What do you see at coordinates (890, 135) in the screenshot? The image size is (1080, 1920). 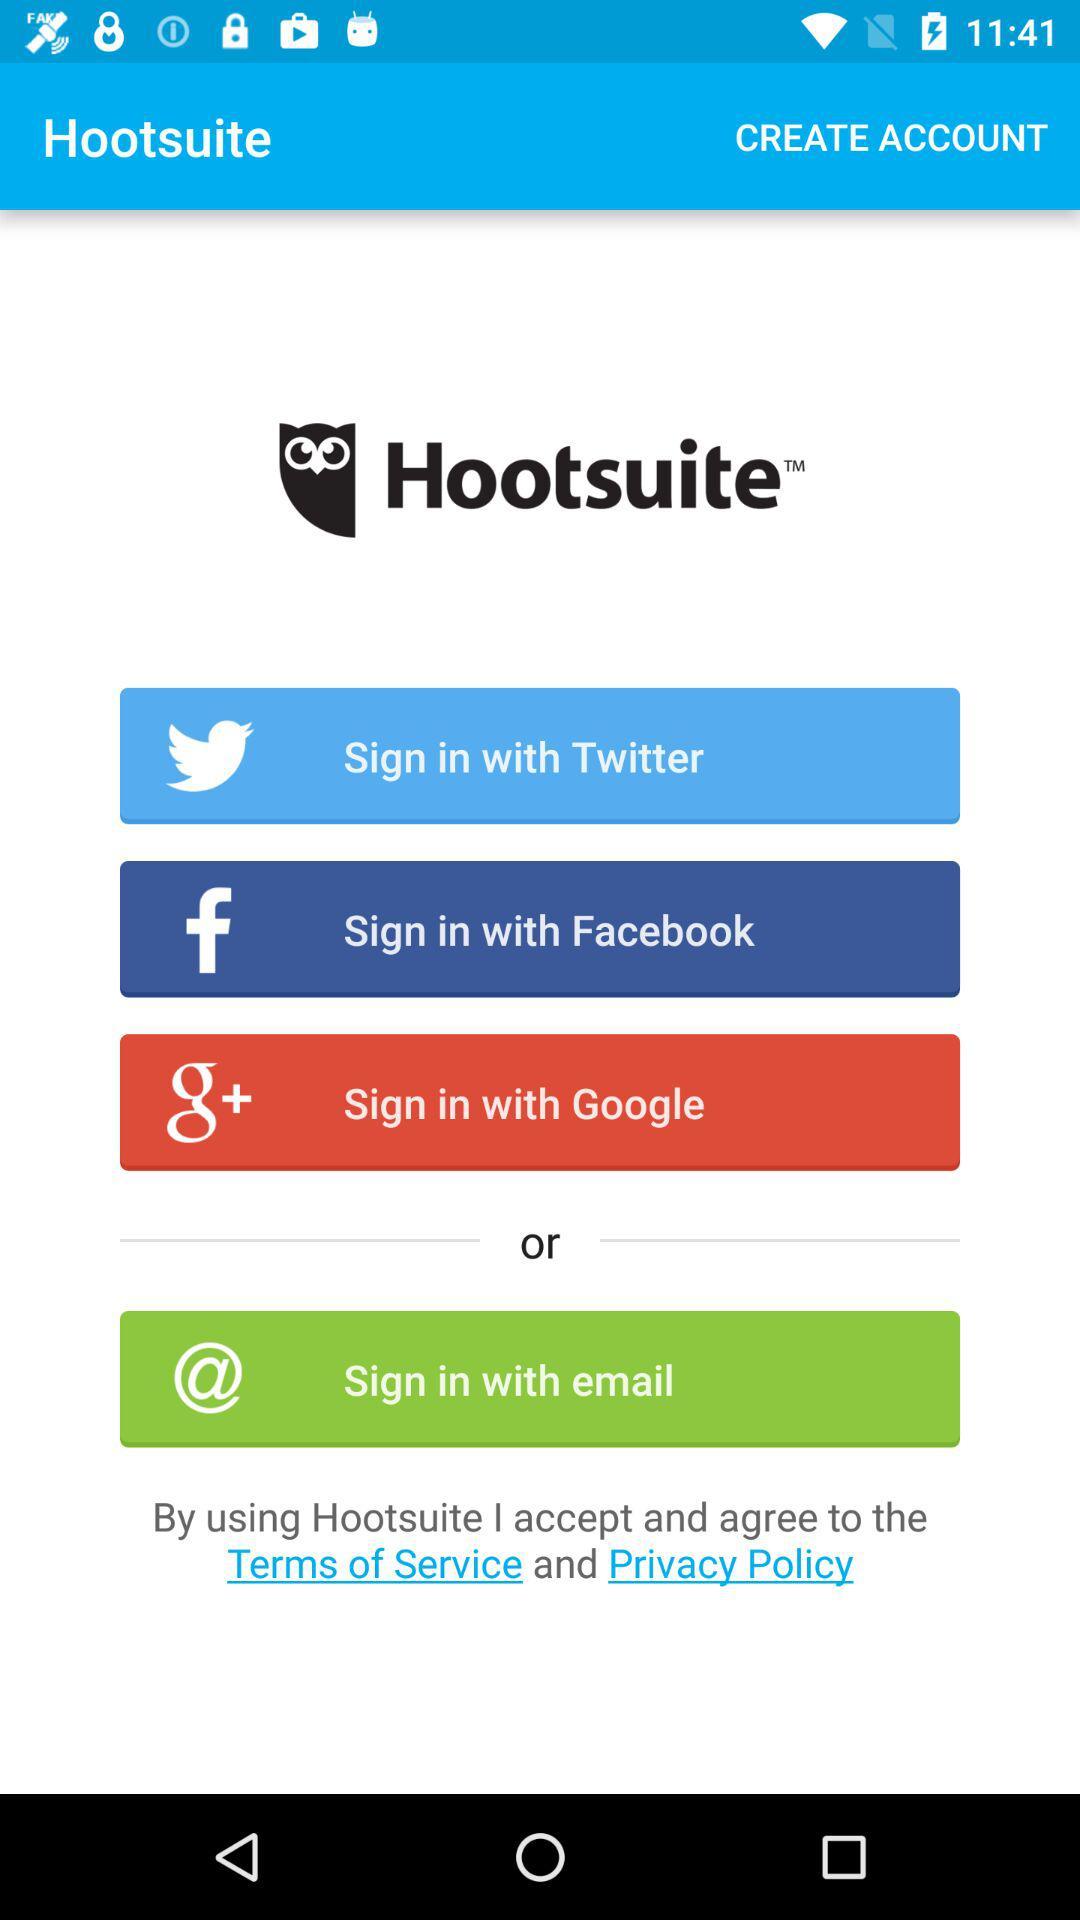 I see `the app to the right of the hootsuite icon` at bounding box center [890, 135].